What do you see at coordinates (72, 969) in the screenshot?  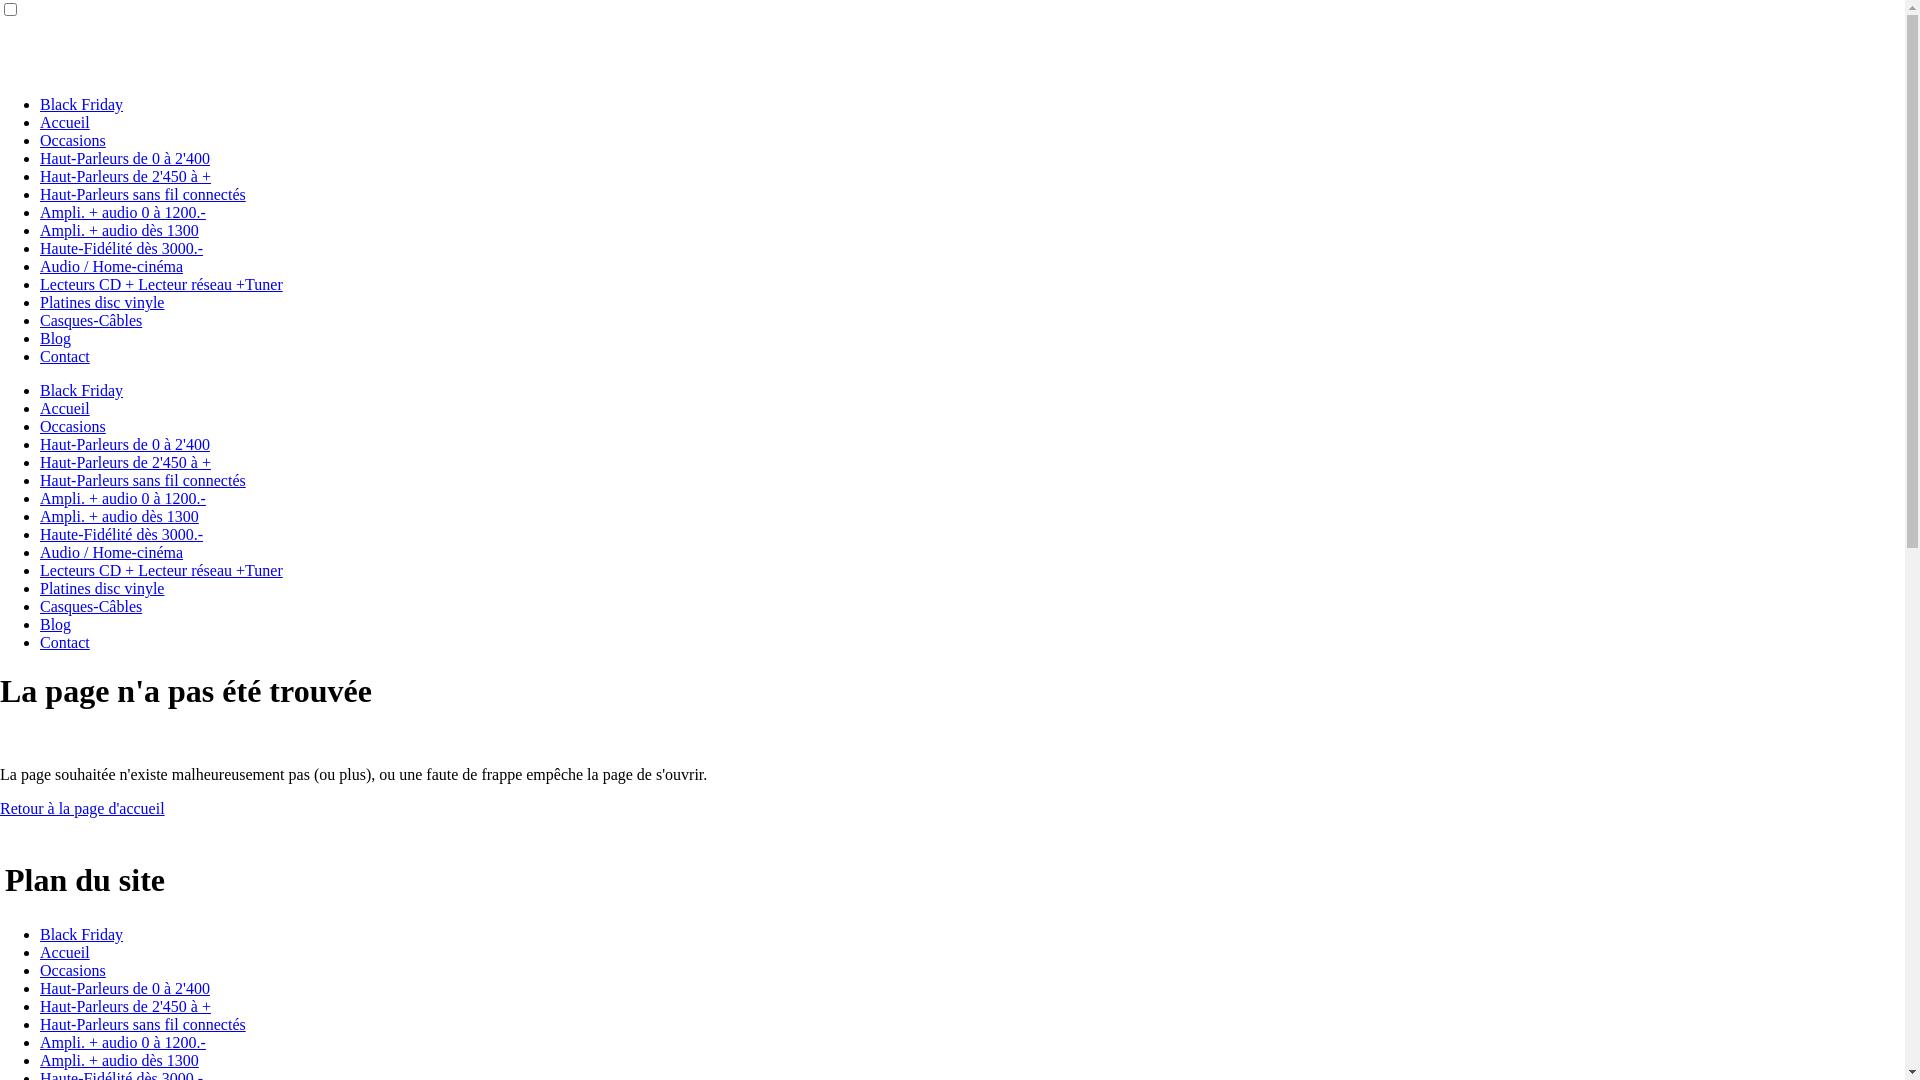 I see `'Occasions'` at bounding box center [72, 969].